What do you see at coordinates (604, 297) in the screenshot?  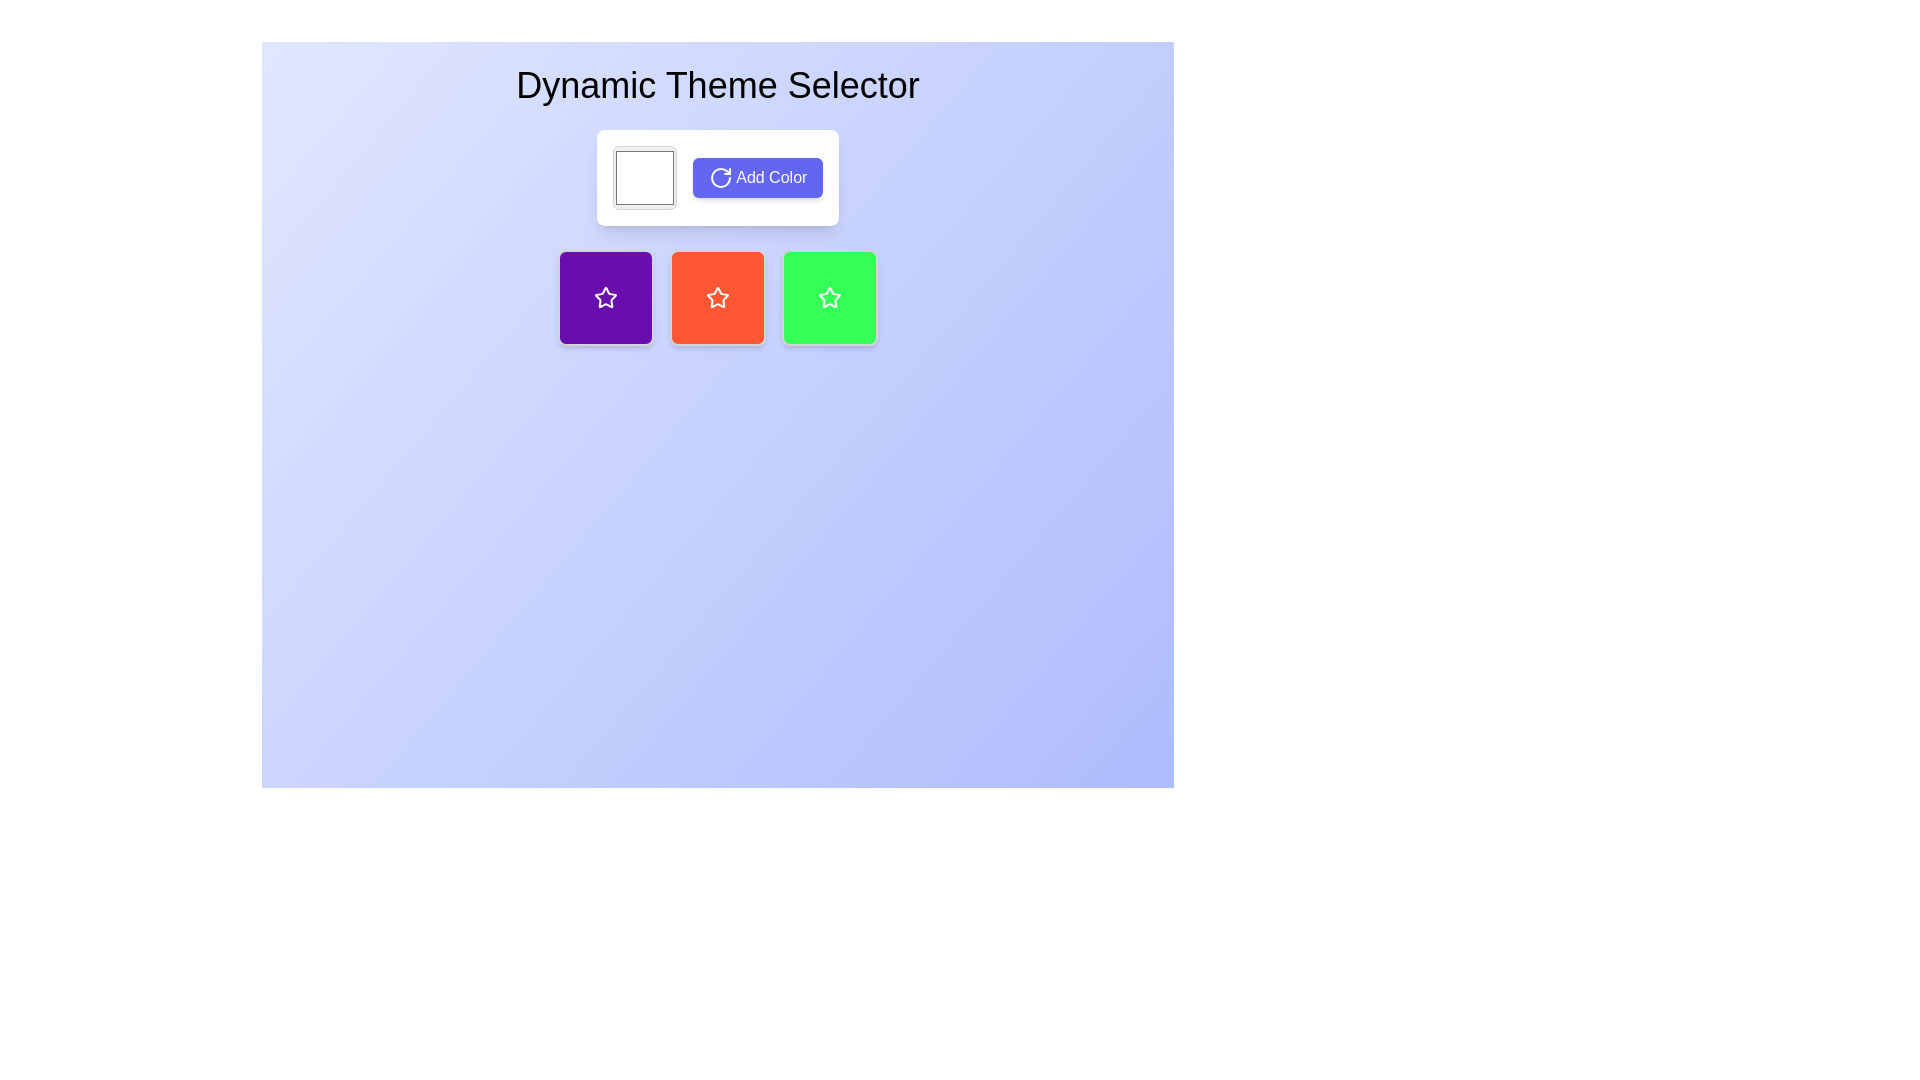 I see `the leftmost color tile in the Dynamic Theme Selector` at bounding box center [604, 297].